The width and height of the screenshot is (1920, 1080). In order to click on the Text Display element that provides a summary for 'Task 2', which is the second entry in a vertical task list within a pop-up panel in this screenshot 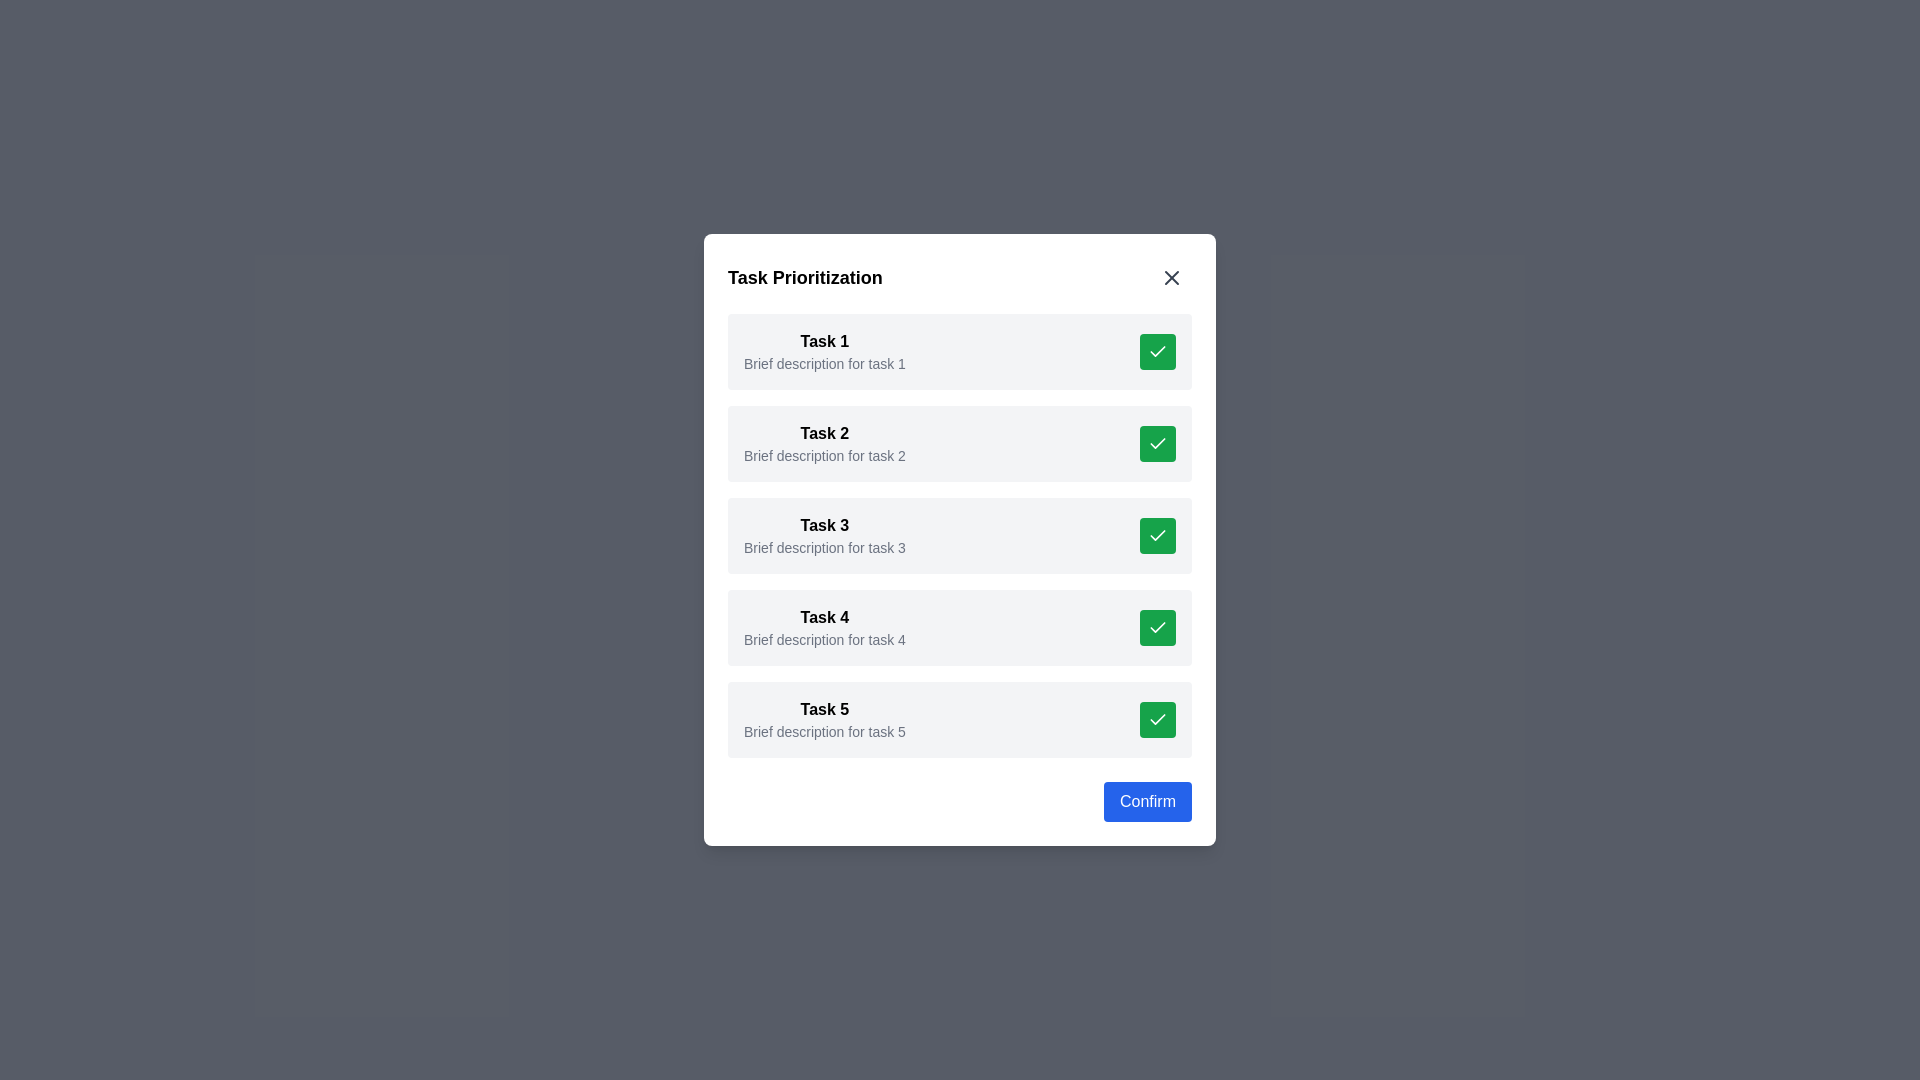, I will do `click(825, 442)`.